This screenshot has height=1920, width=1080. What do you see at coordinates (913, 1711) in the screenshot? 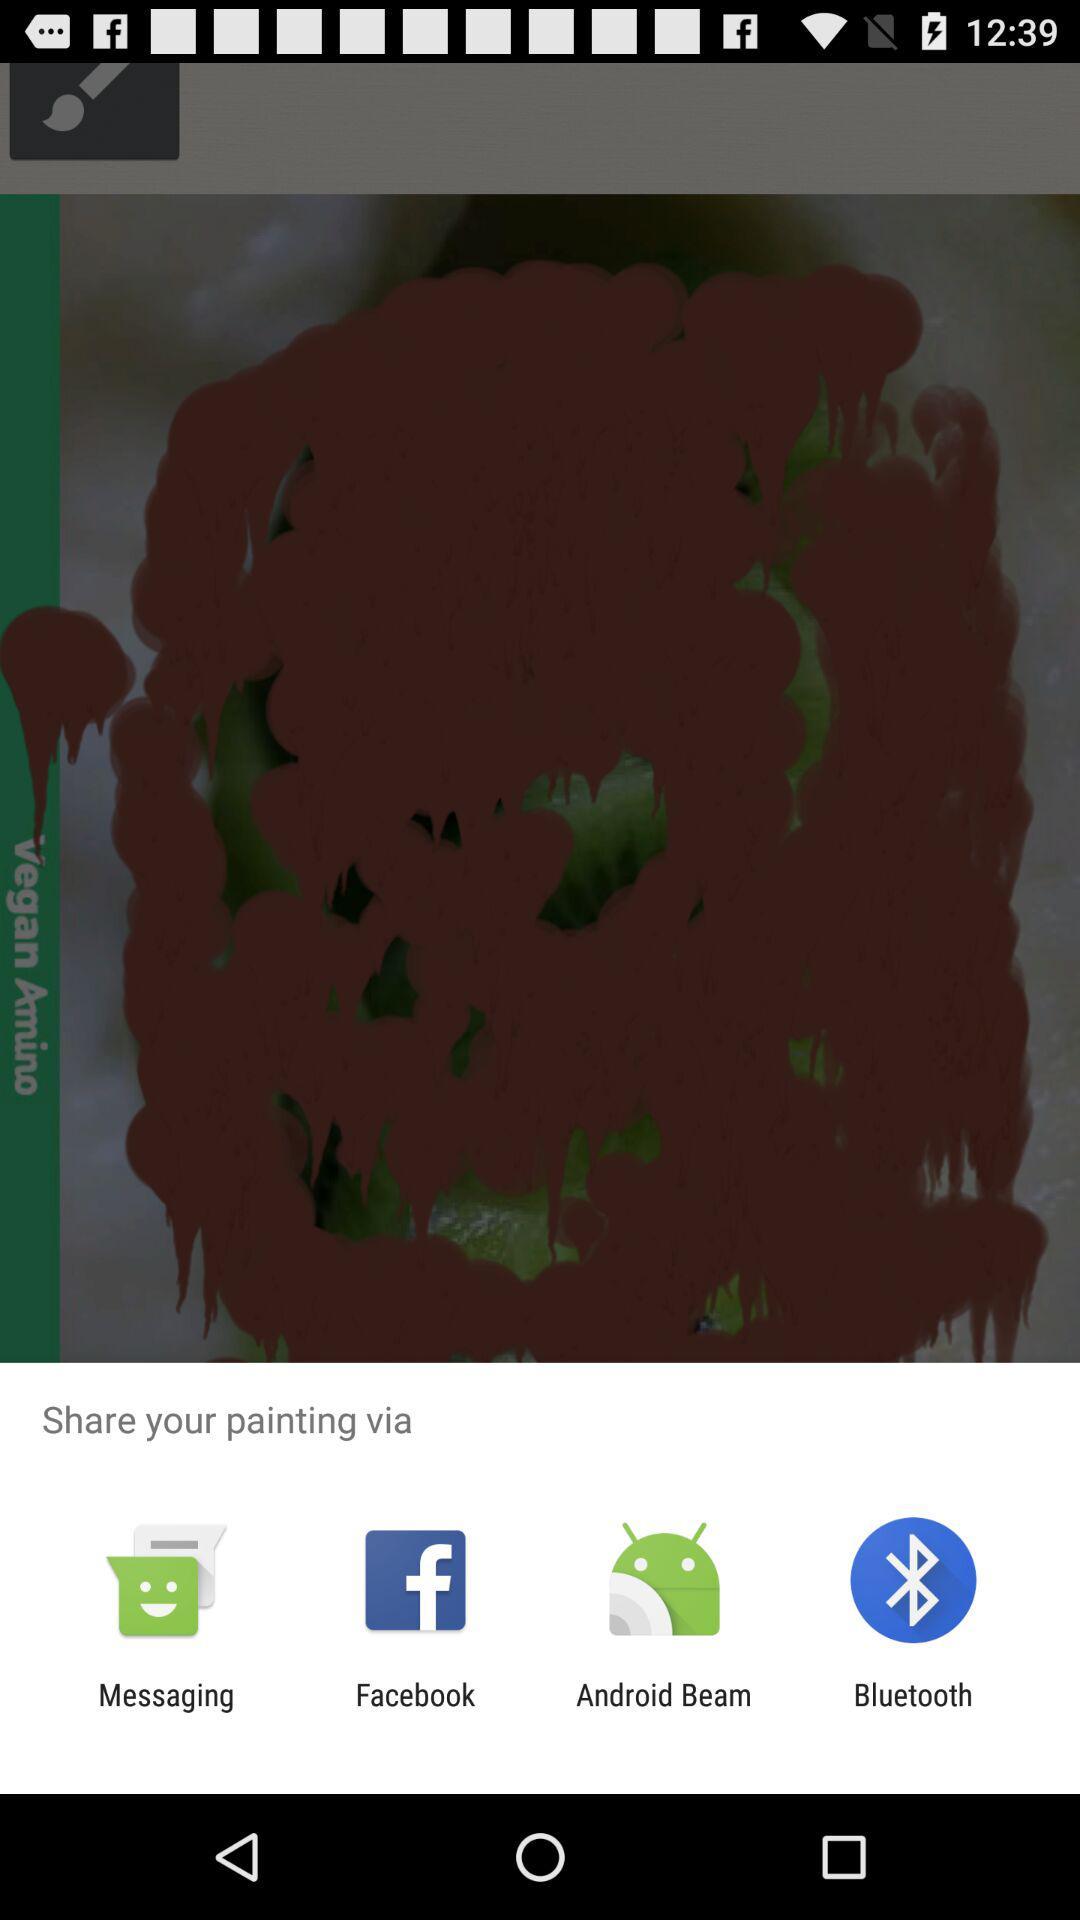
I see `bluetooth icon` at bounding box center [913, 1711].